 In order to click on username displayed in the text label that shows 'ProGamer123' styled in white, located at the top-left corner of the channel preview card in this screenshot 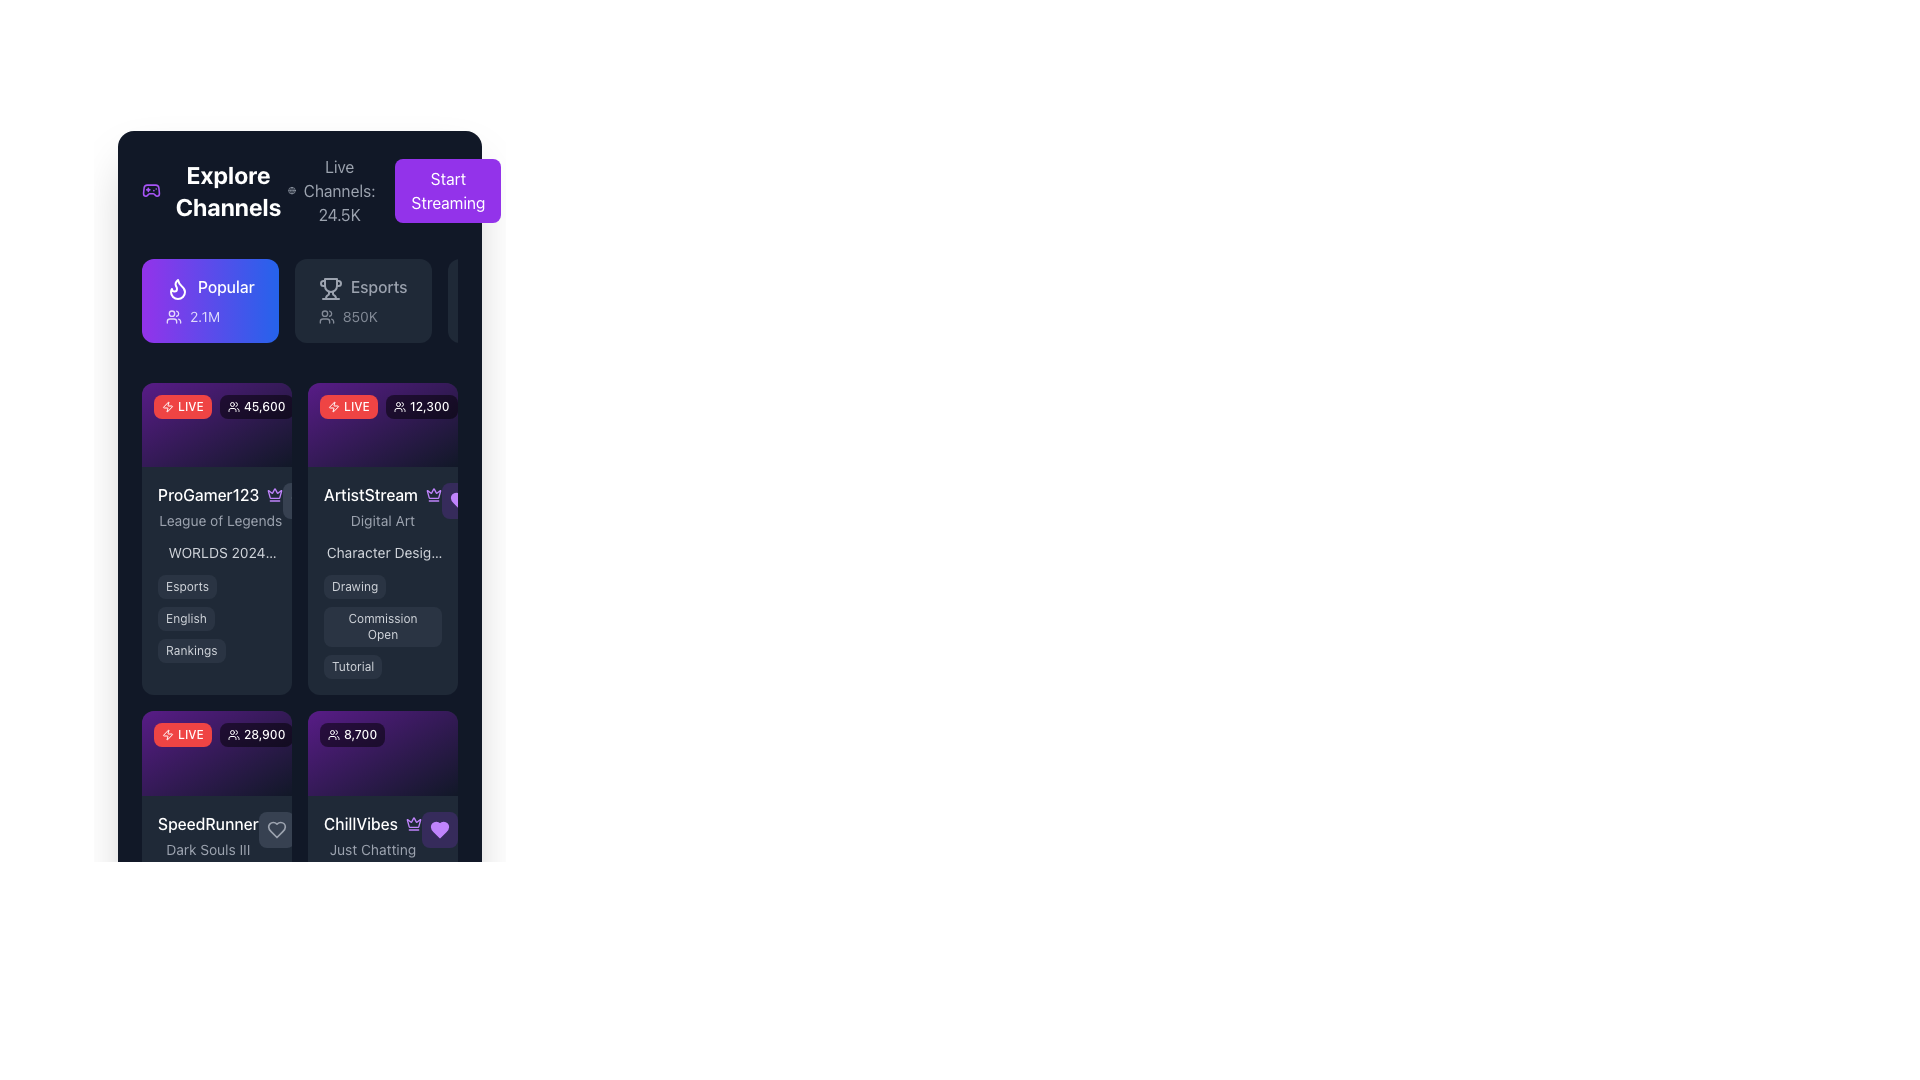, I will do `click(208, 495)`.